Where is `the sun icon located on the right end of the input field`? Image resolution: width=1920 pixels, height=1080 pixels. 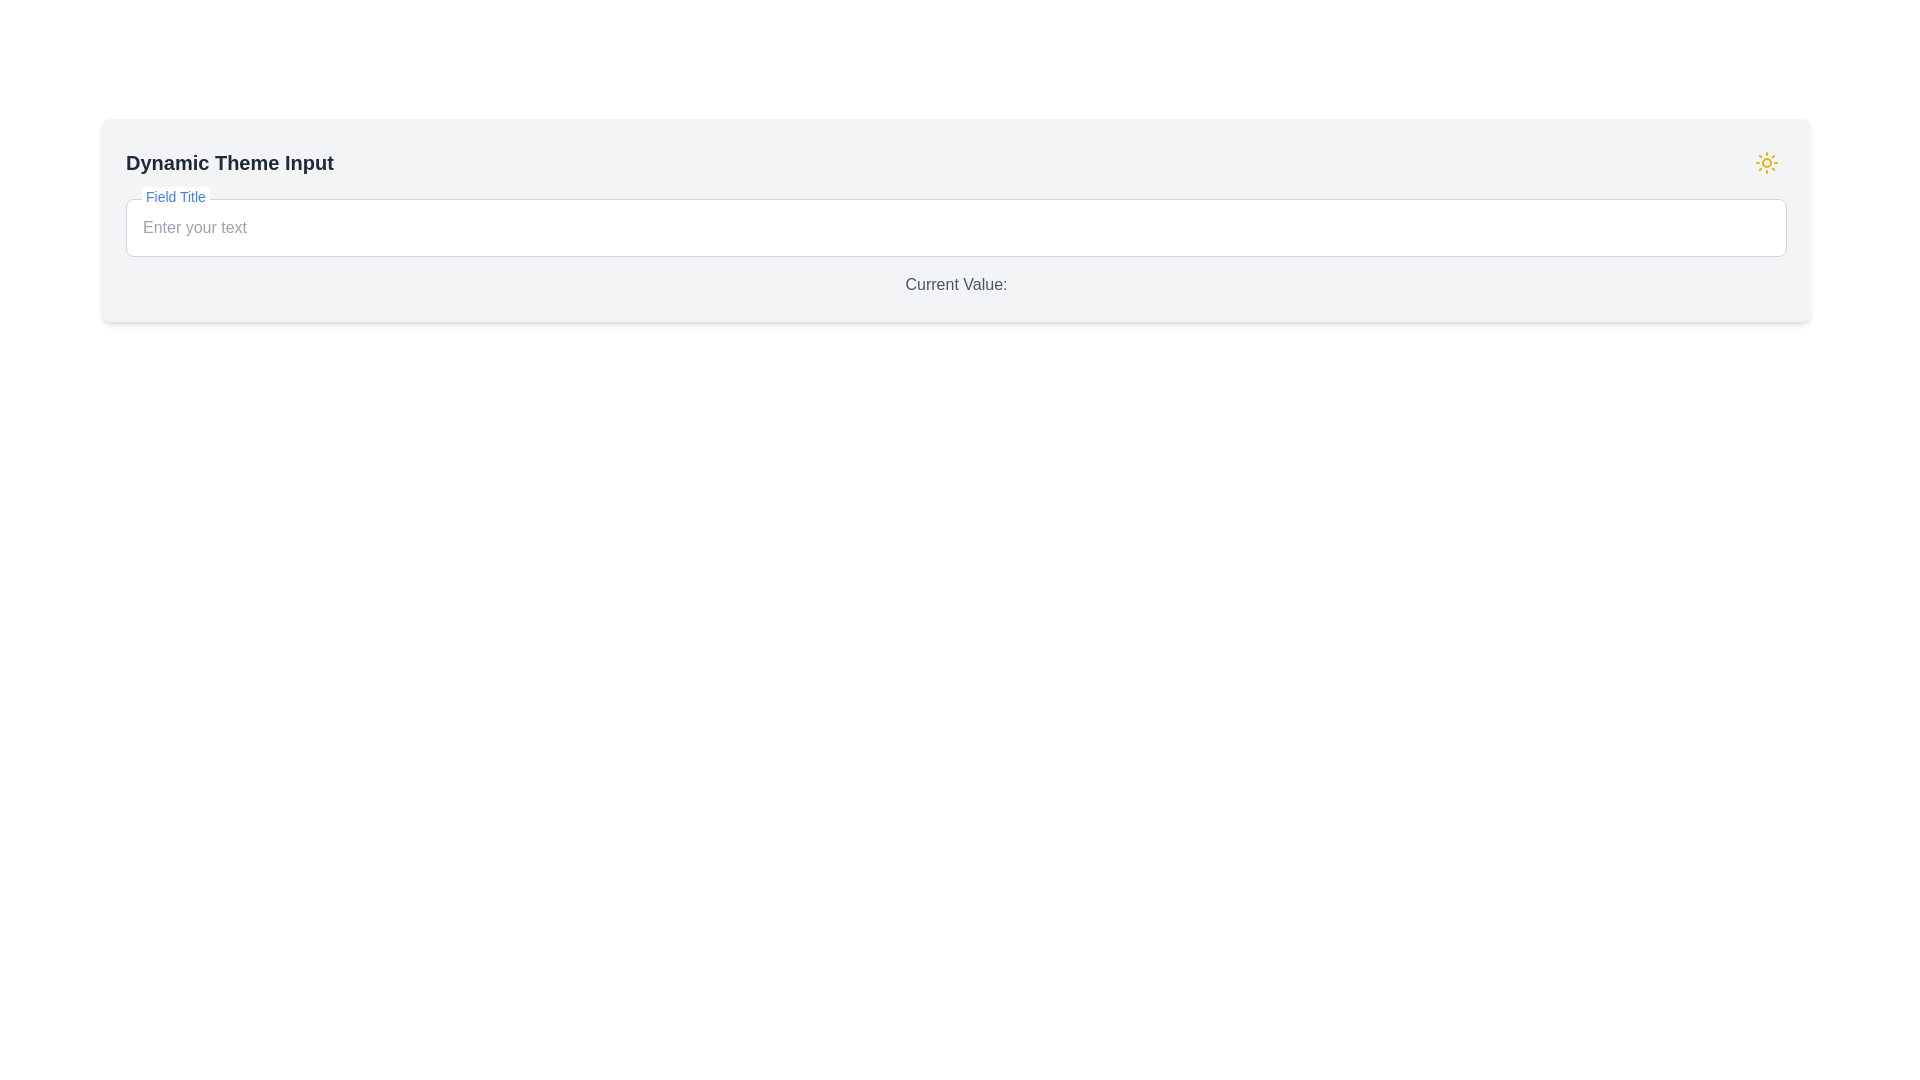
the sun icon located on the right end of the input field is located at coordinates (1766, 161).